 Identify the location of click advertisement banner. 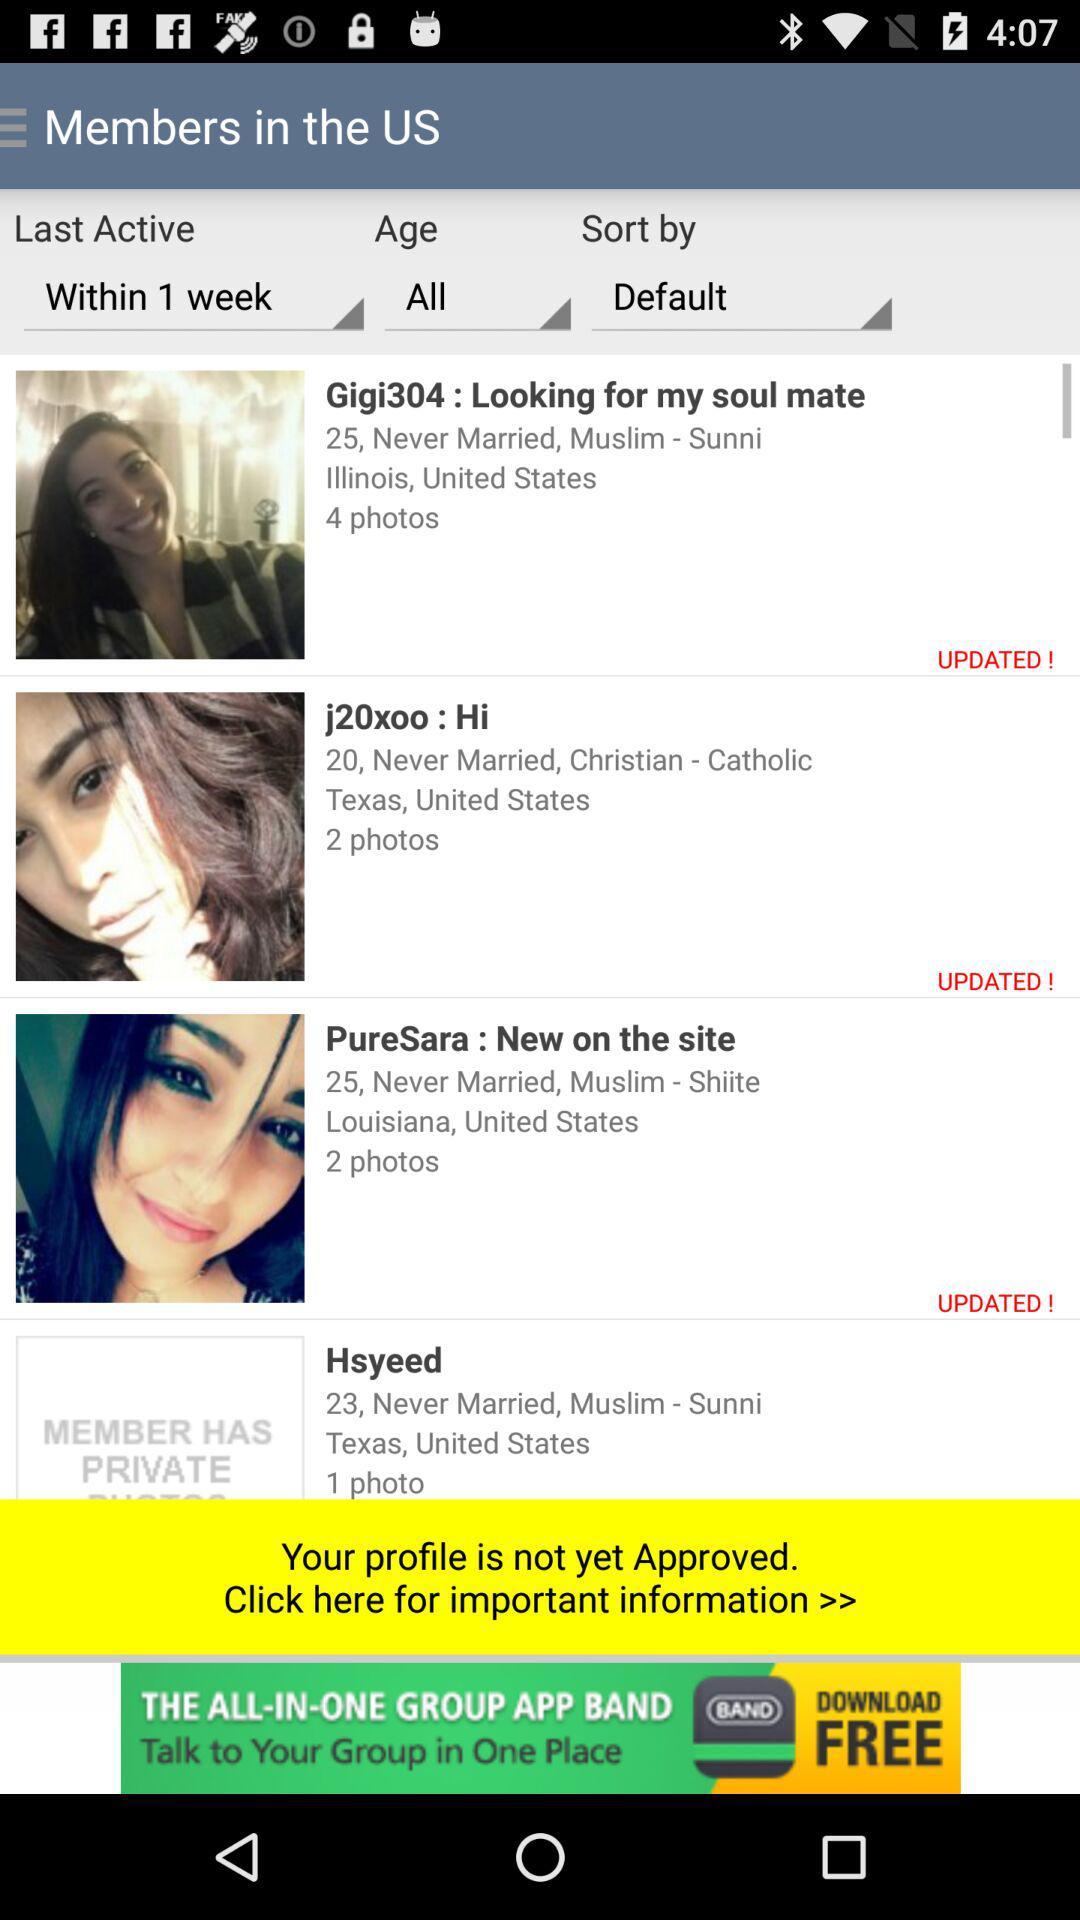
(540, 1727).